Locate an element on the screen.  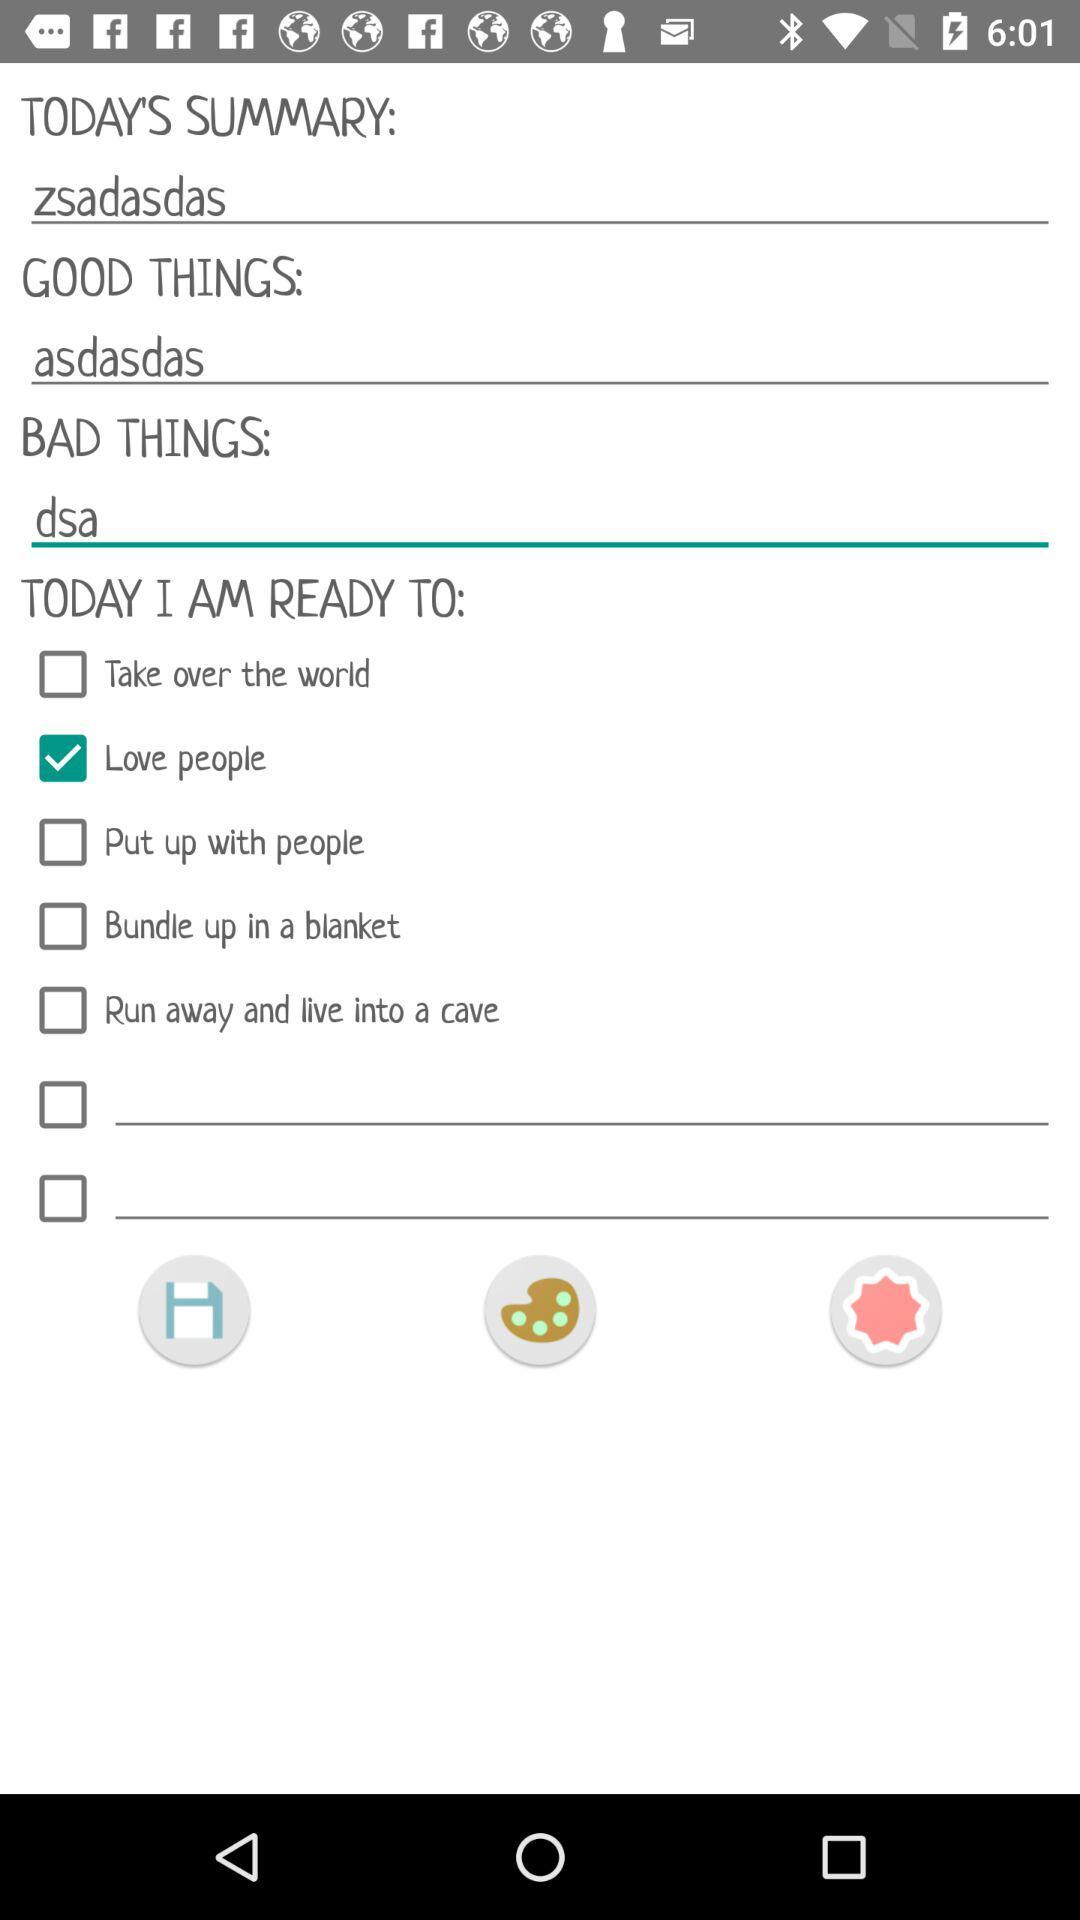
check off is located at coordinates (61, 1103).